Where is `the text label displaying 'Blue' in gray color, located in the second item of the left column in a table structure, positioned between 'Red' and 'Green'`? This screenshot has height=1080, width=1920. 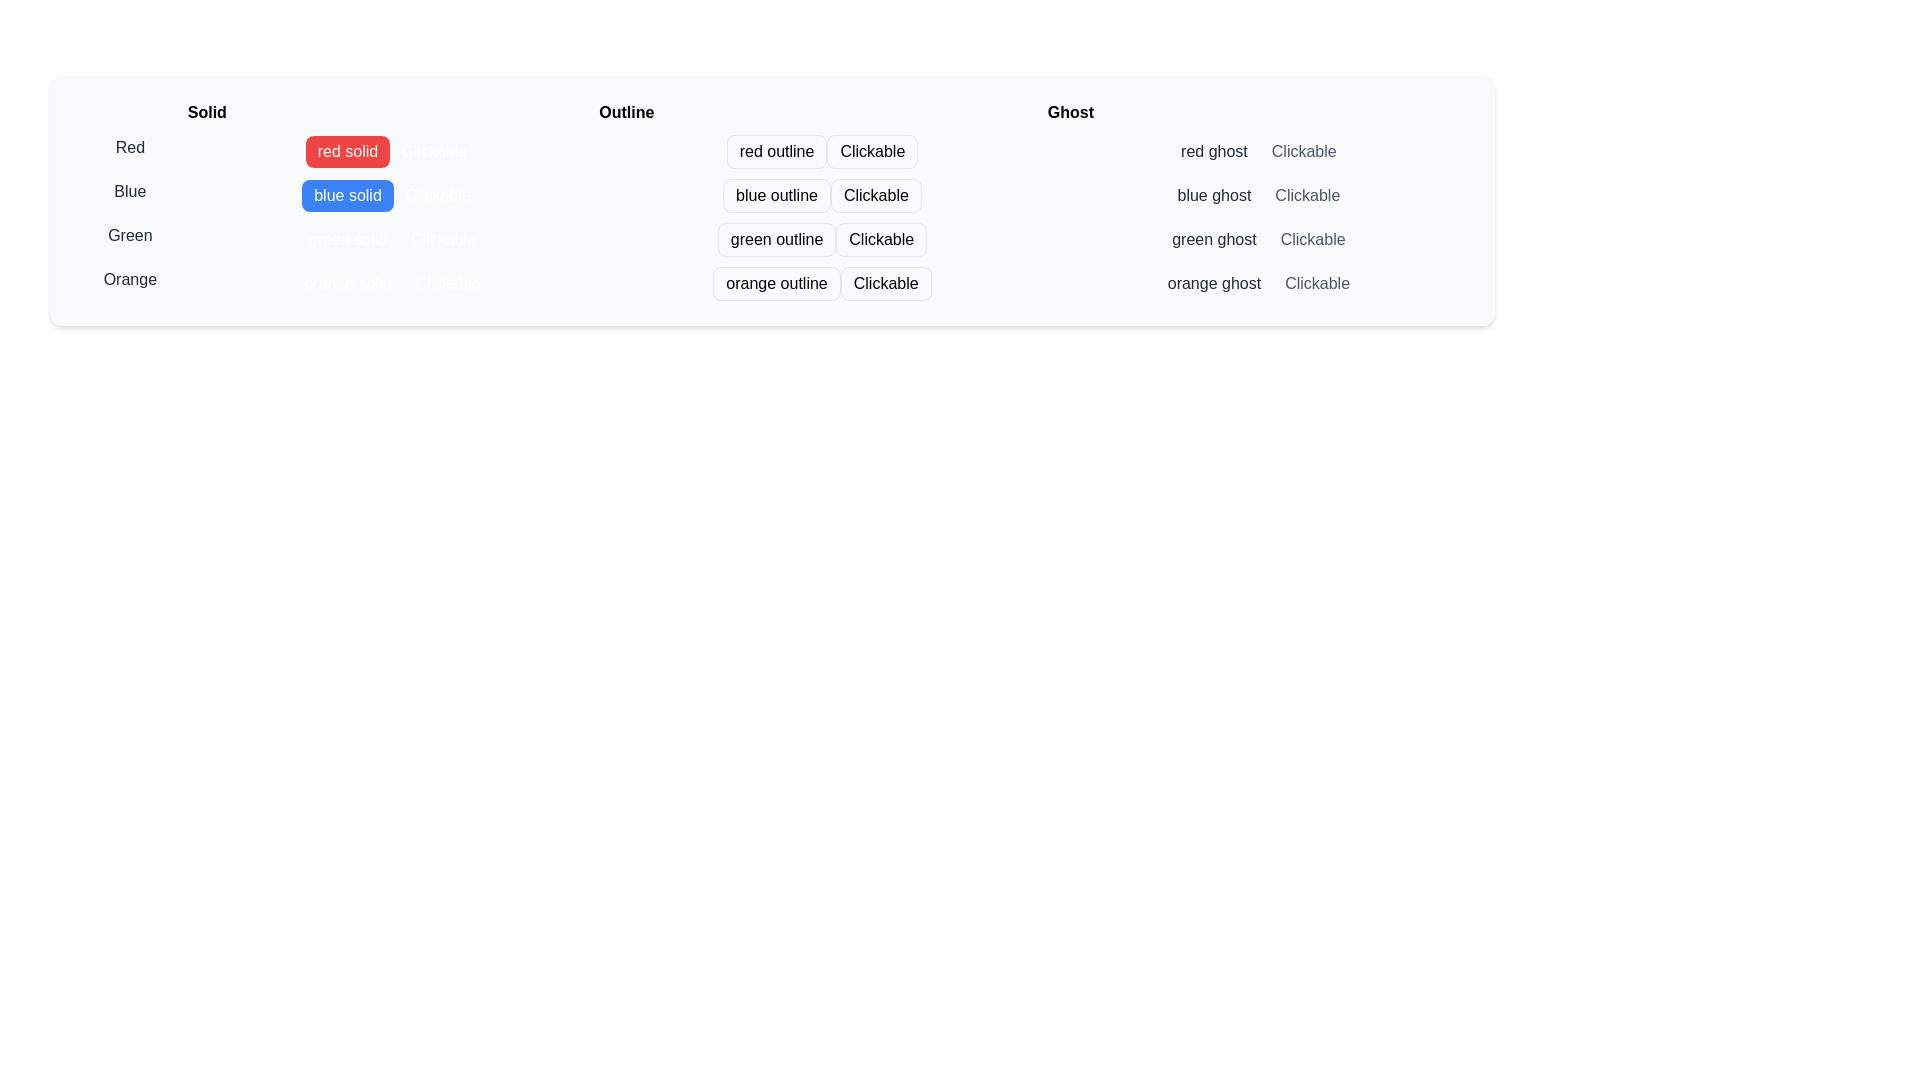
the text label displaying 'Blue' in gray color, located in the second item of the left column in a table structure, positioned between 'Red' and 'Green' is located at coordinates (129, 192).